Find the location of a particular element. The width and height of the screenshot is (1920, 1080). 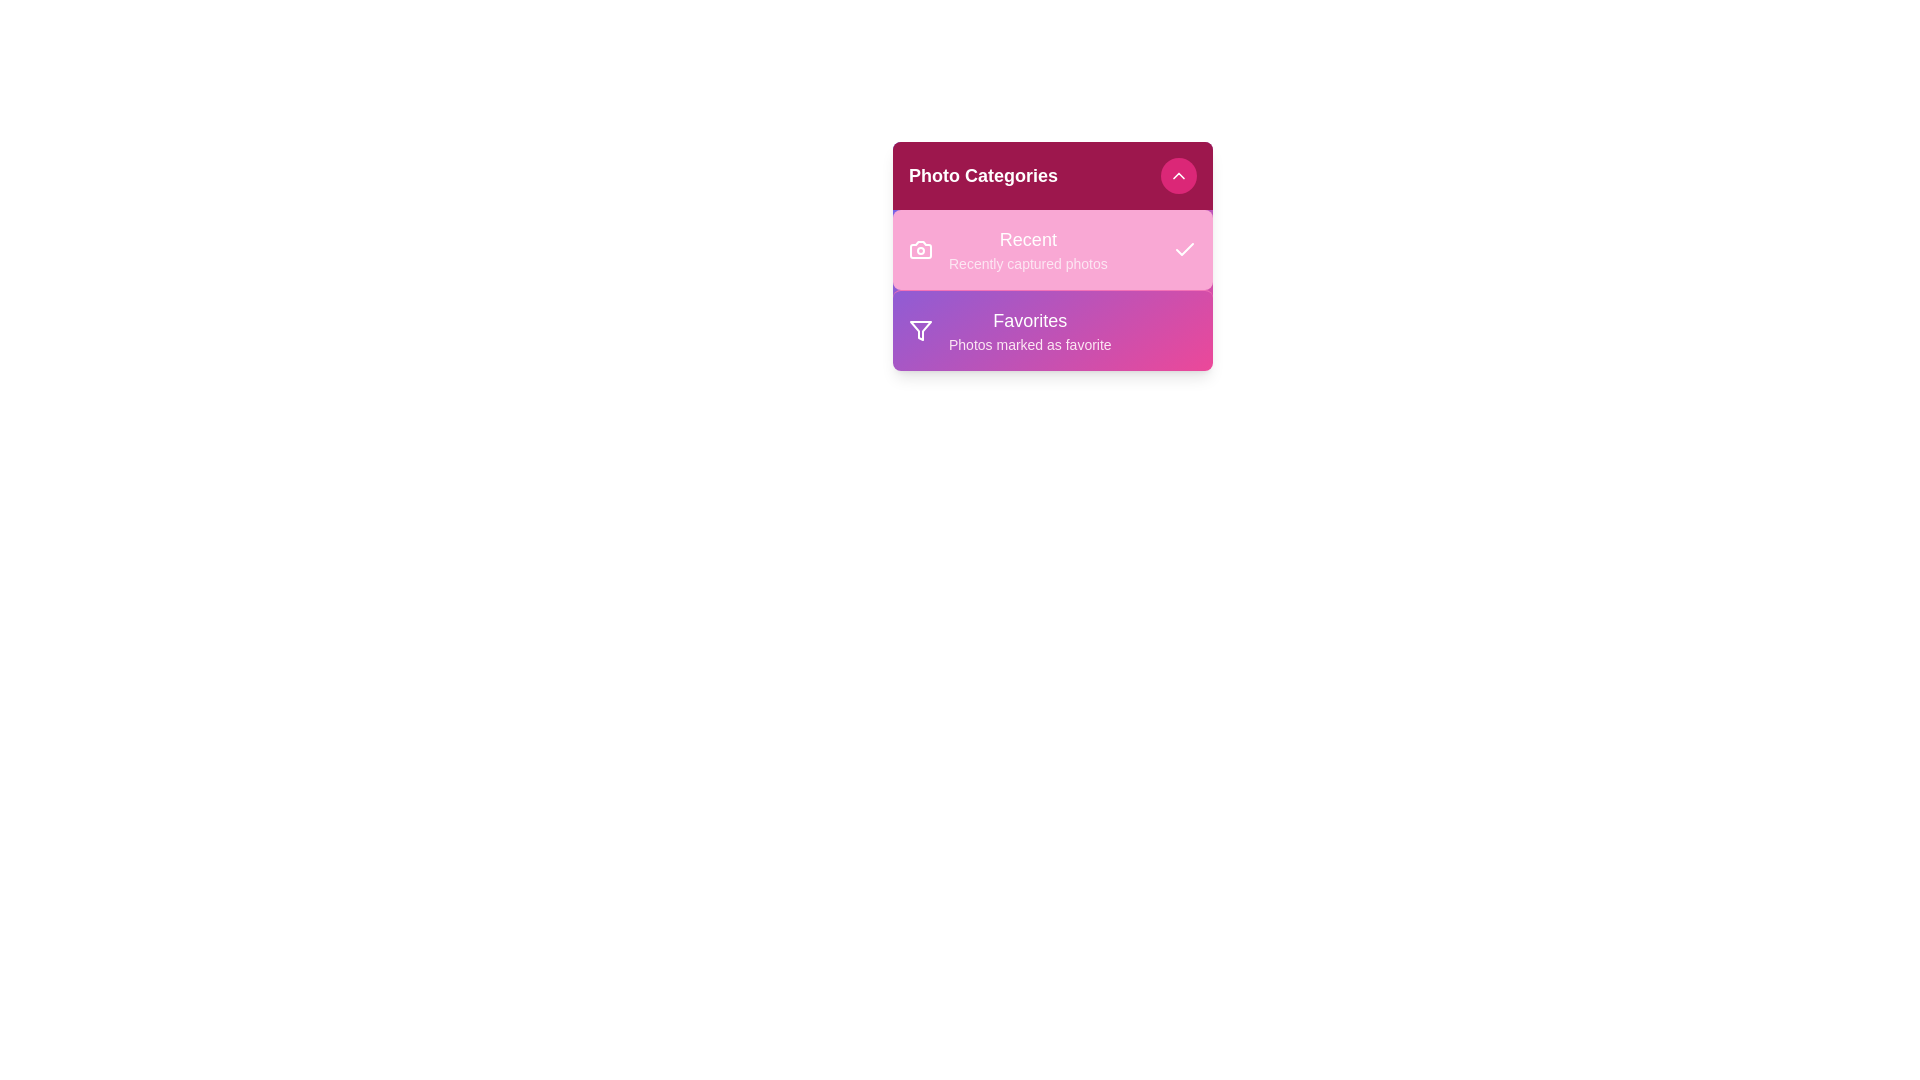

the chevron button to collapse the menu is located at coordinates (1179, 175).